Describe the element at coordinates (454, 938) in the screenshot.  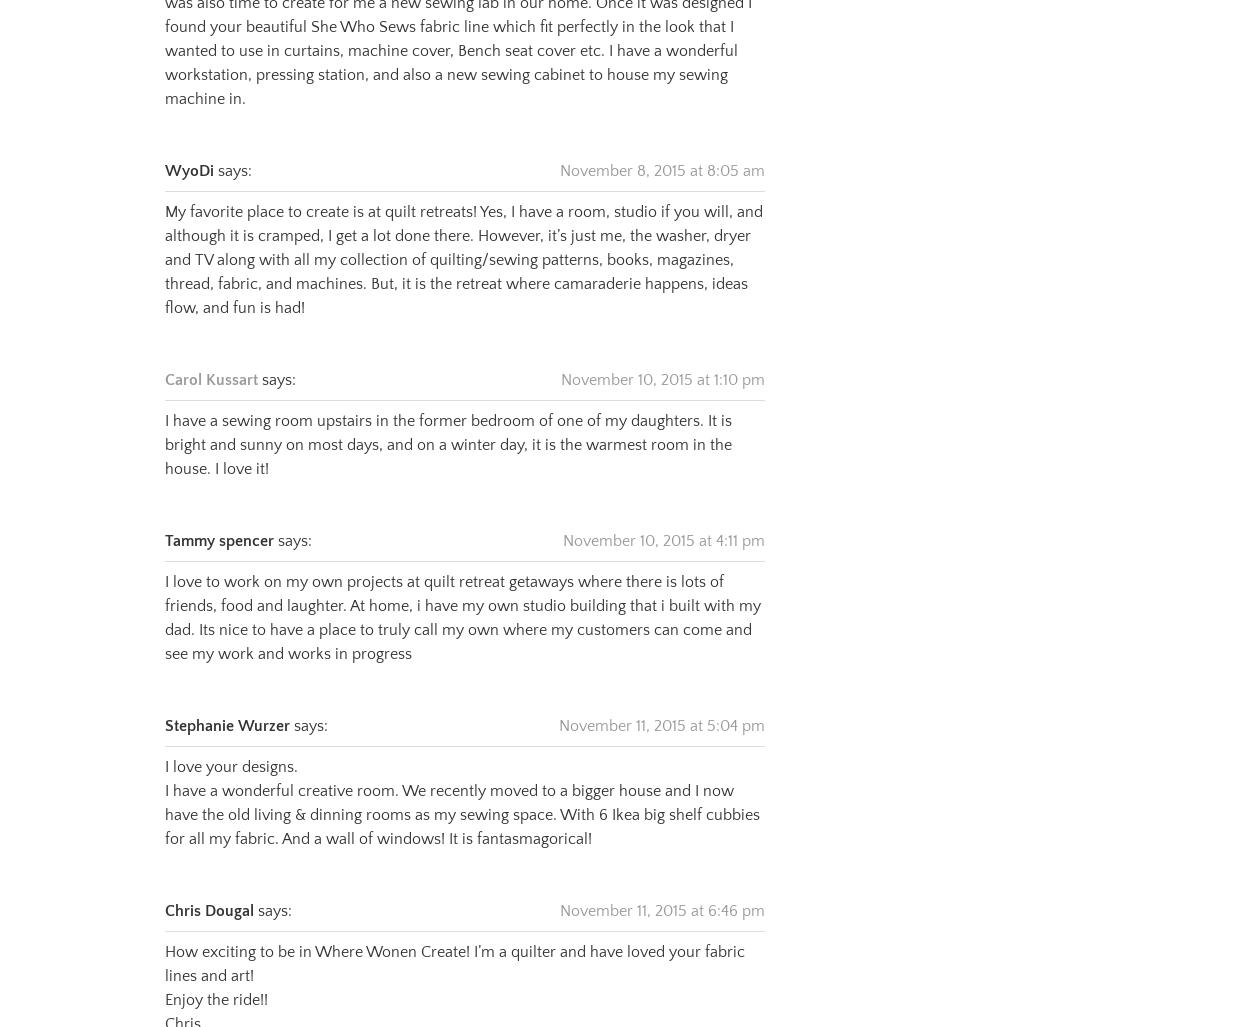
I see `'How exciting to be in Where Wonen Create! I’m a quilter and have loved your fabric lines and art!'` at that location.